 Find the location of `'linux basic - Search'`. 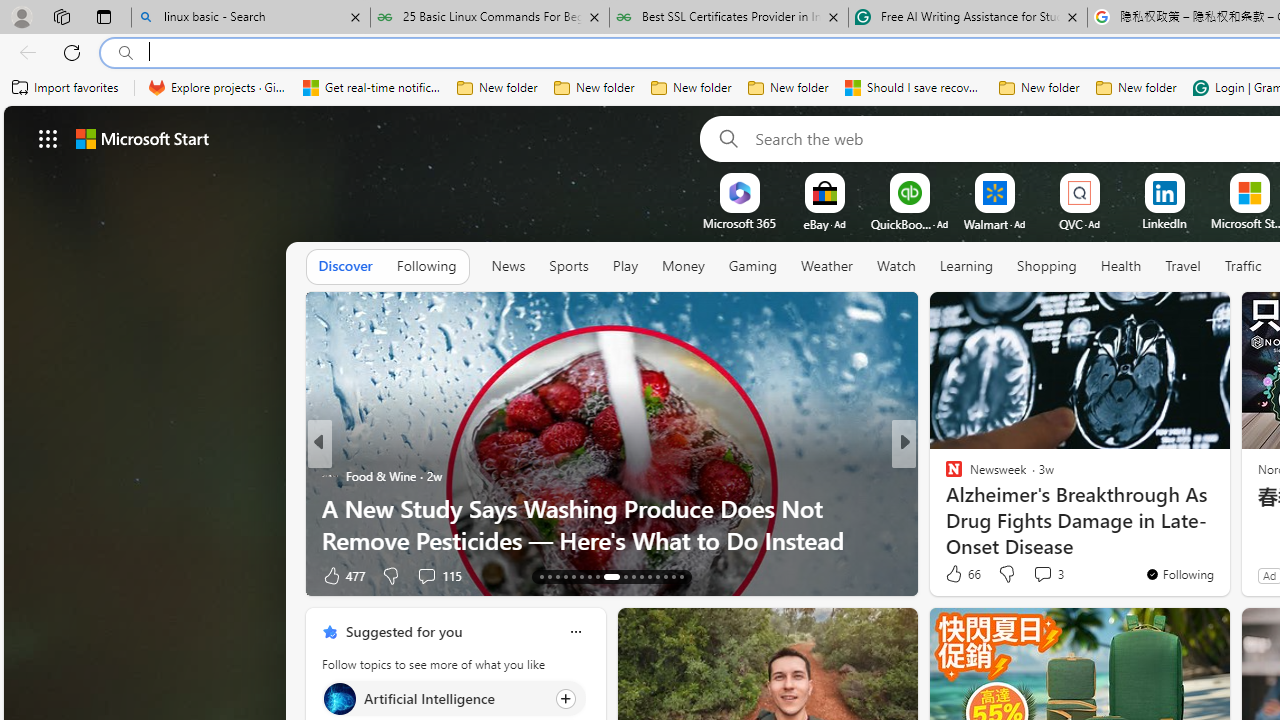

'linux basic - Search' is located at coordinates (249, 17).